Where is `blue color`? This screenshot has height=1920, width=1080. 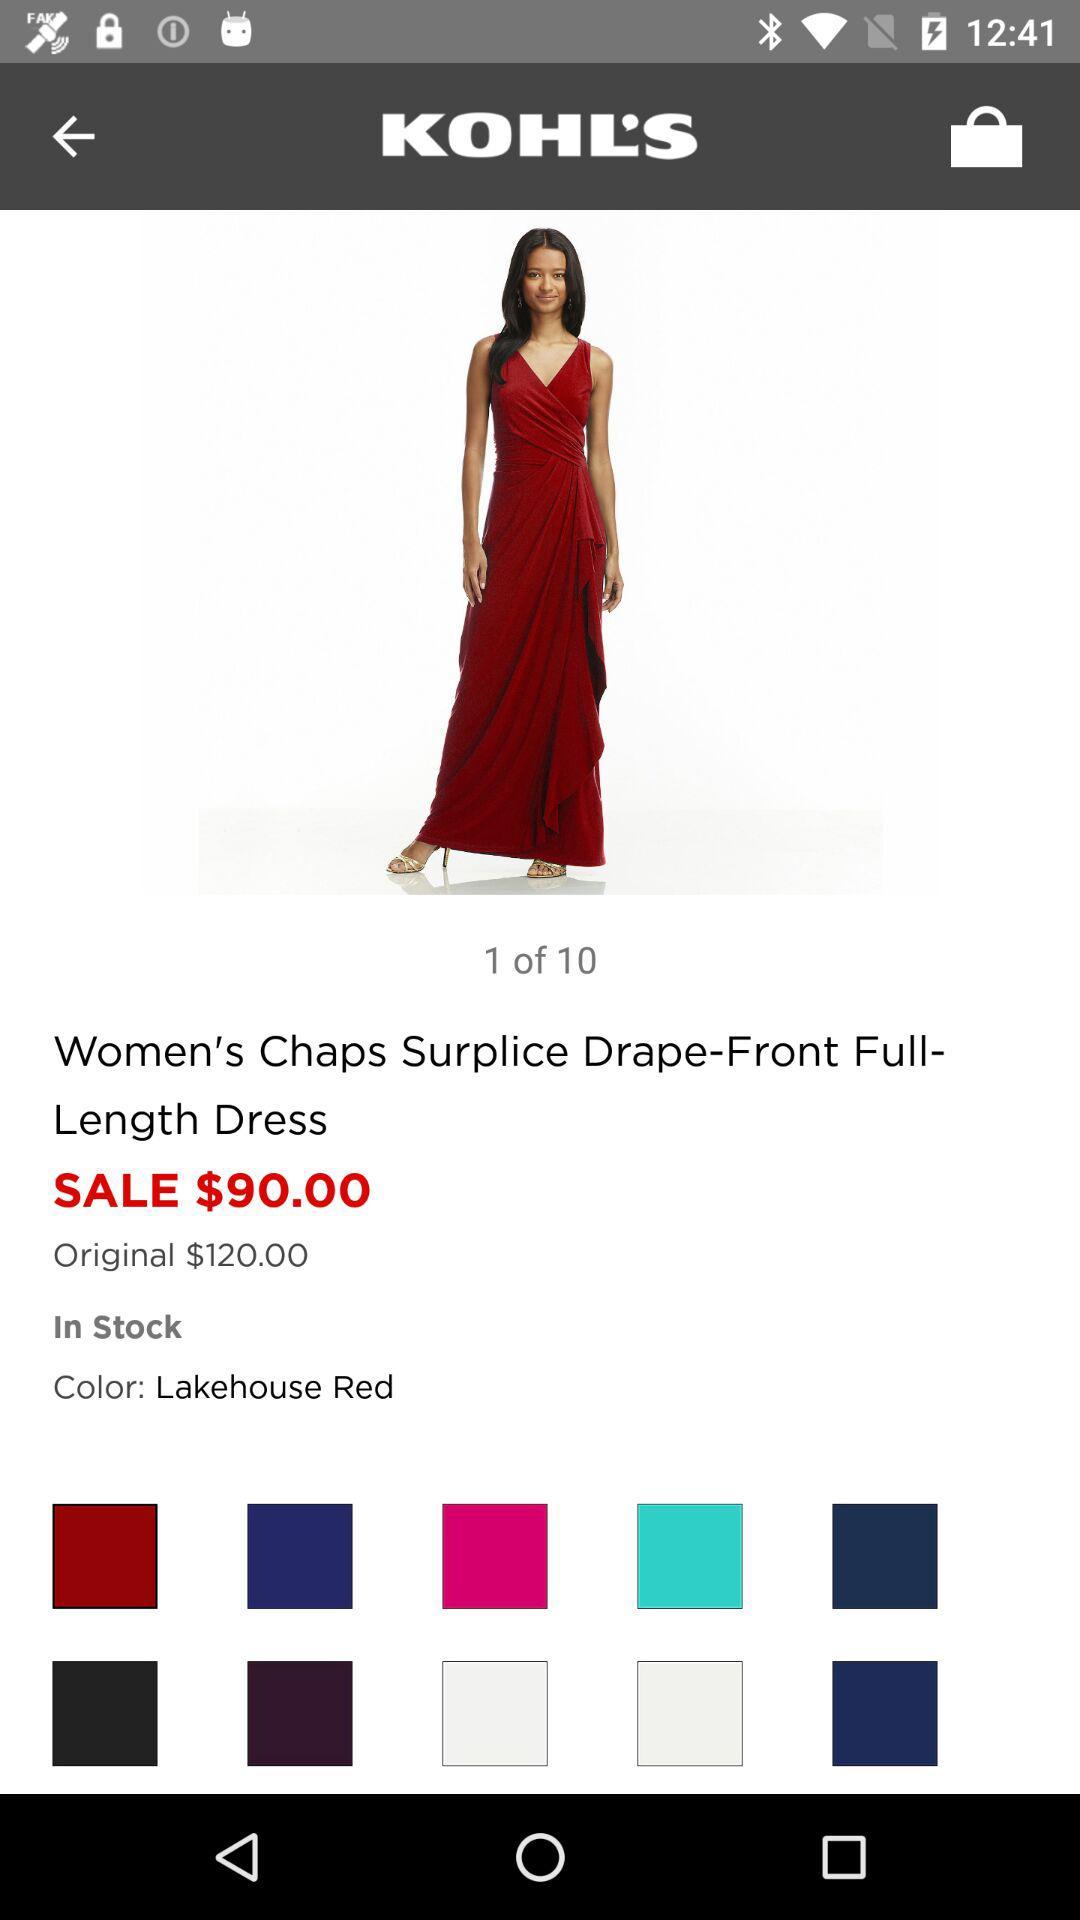 blue color is located at coordinates (883, 1555).